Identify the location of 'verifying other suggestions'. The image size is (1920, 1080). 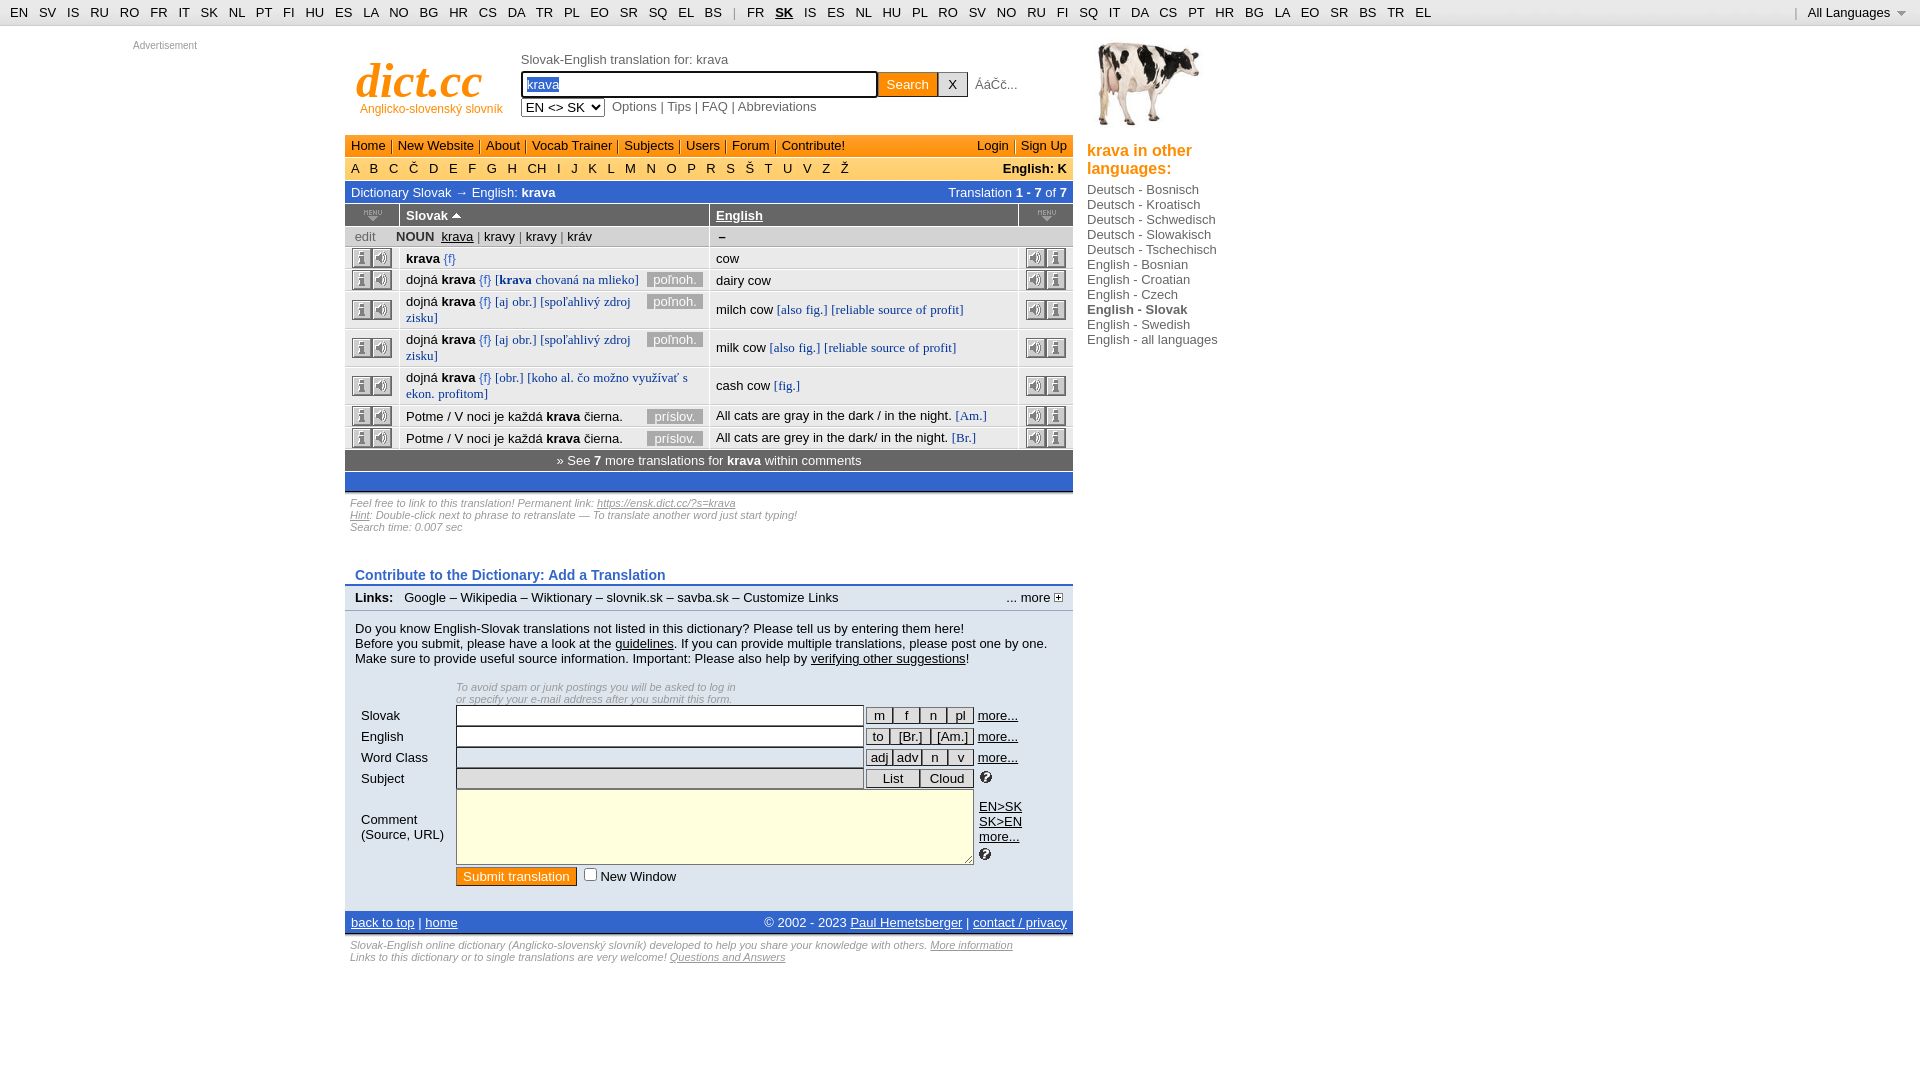
(887, 658).